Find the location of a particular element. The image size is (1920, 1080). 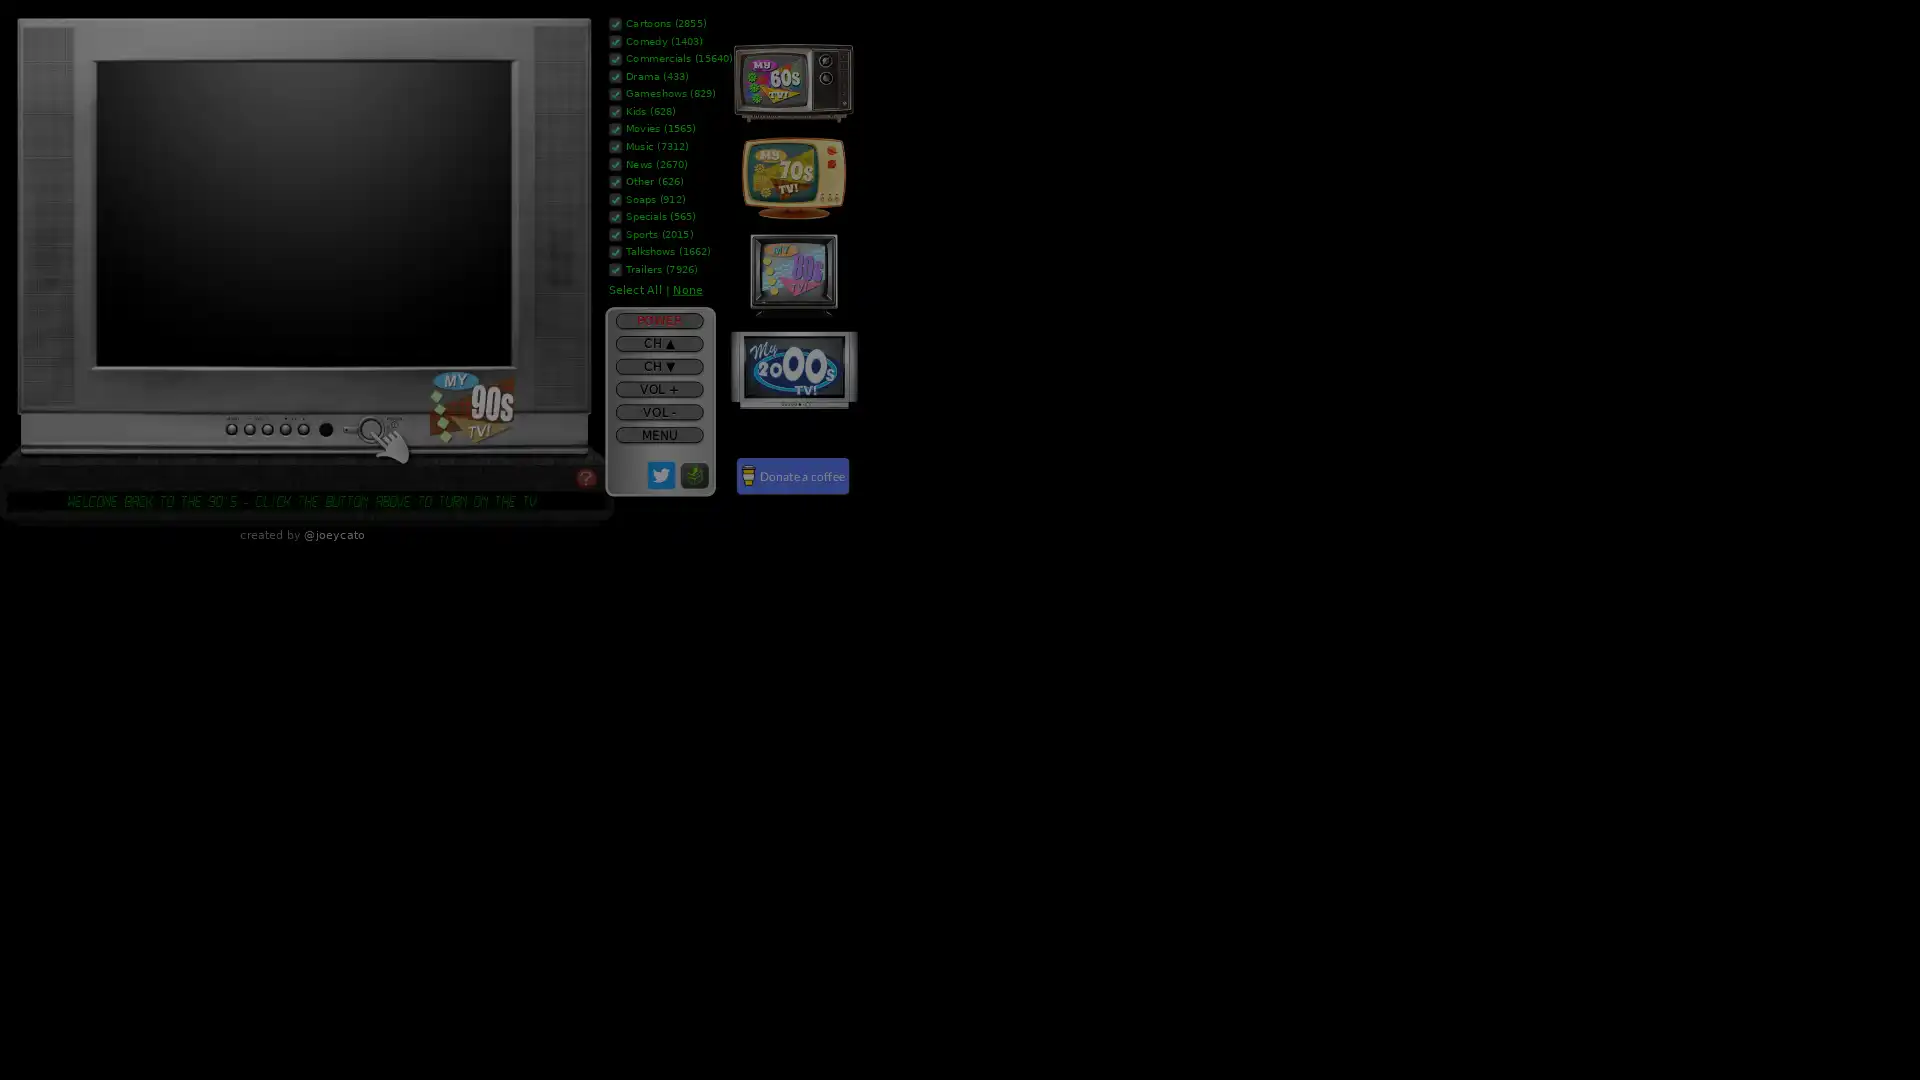

CH is located at coordinates (658, 366).